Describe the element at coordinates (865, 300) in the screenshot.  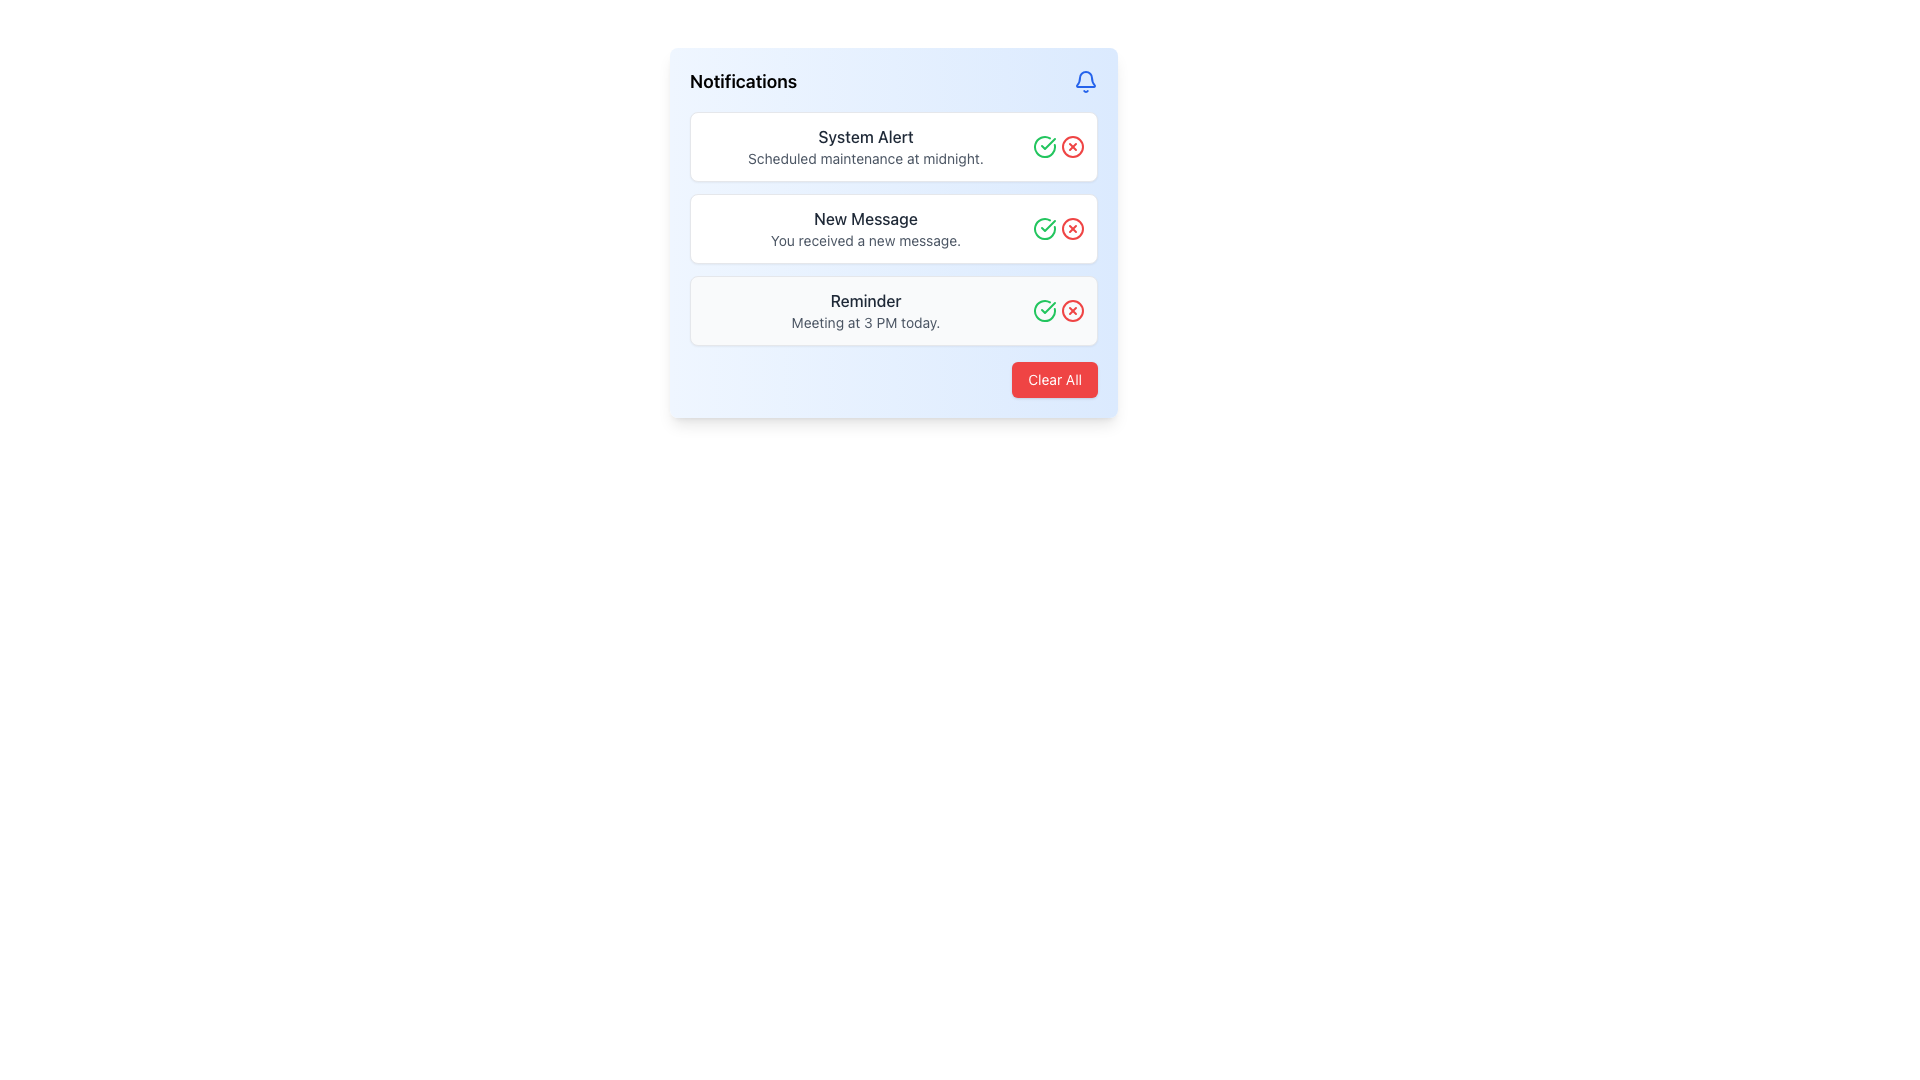
I see `the 'Reminder' text label located in the third notification entry within the 'Notifications' list, which is styled in gray and is positioned above the description 'Meeting at 3 PM today.'` at that location.